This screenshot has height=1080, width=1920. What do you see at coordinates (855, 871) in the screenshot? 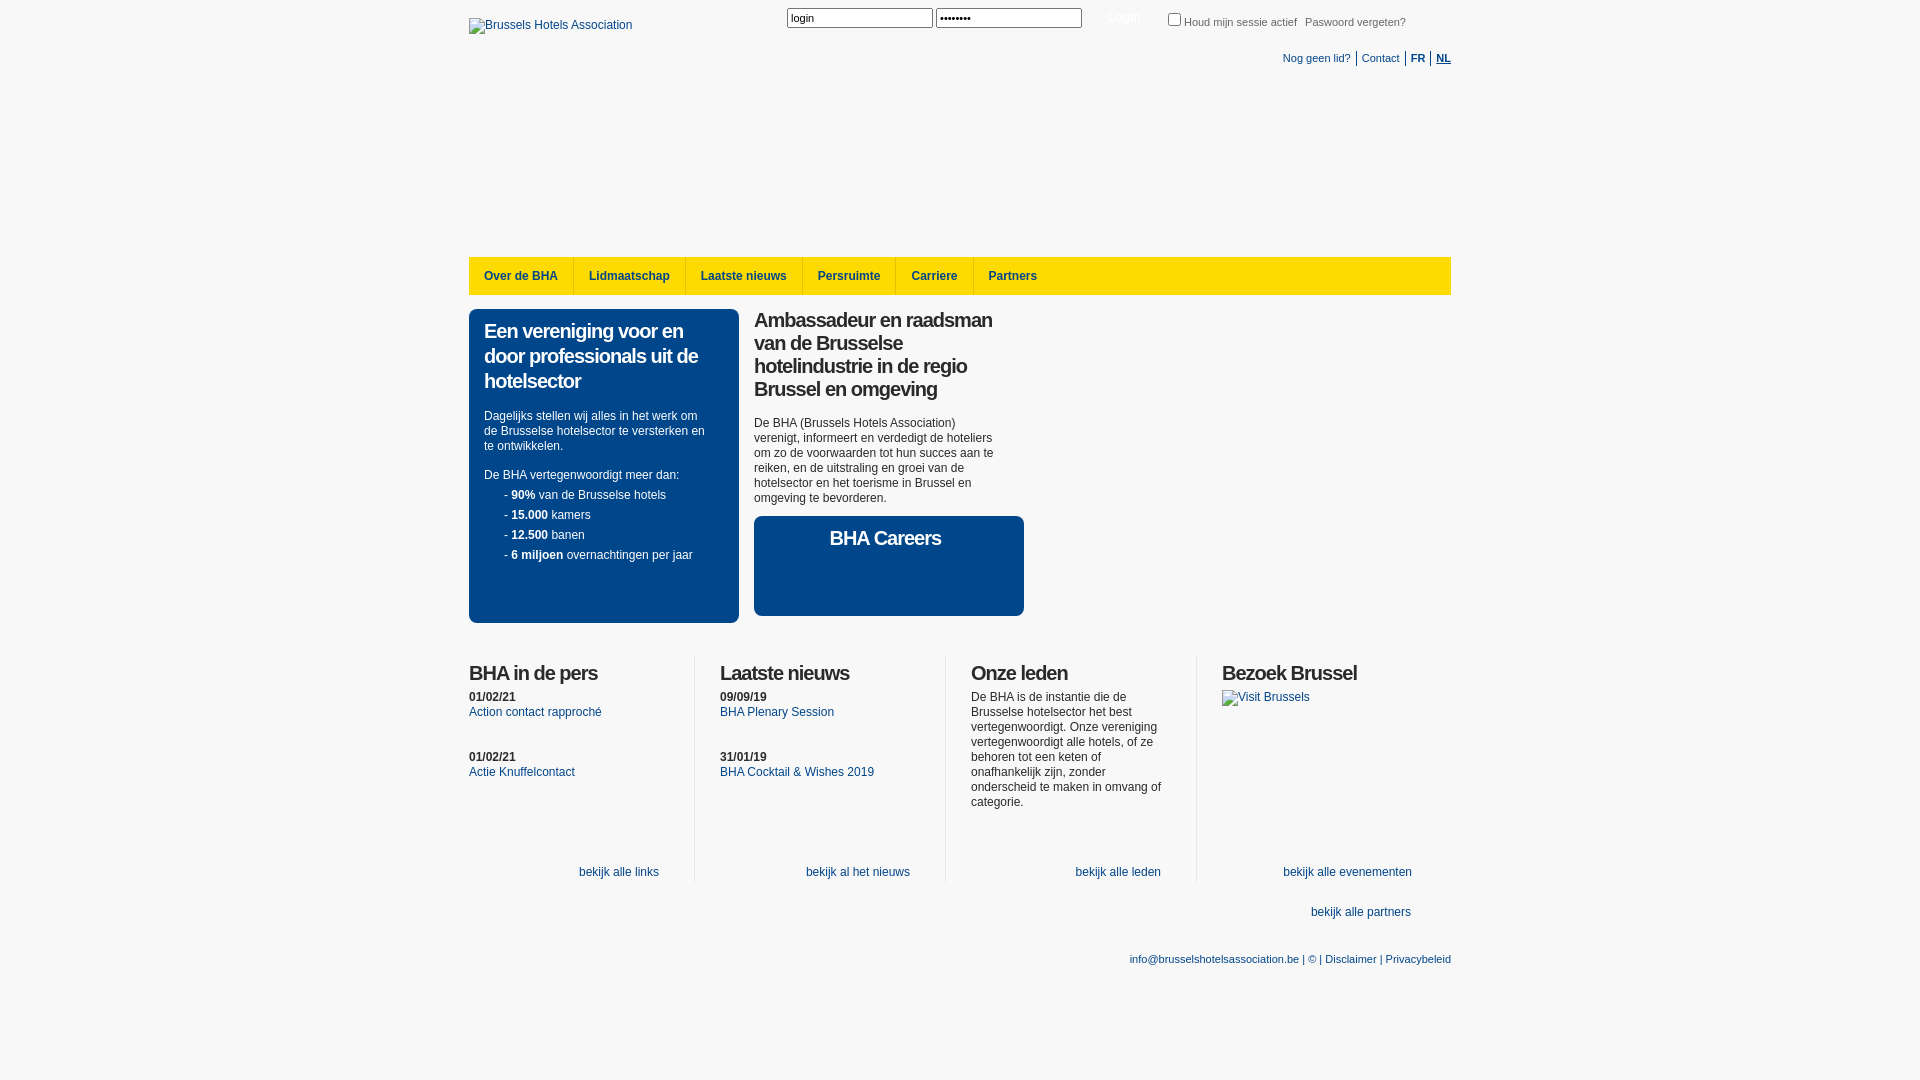
I see `'bekijk al het nieuws'` at bounding box center [855, 871].